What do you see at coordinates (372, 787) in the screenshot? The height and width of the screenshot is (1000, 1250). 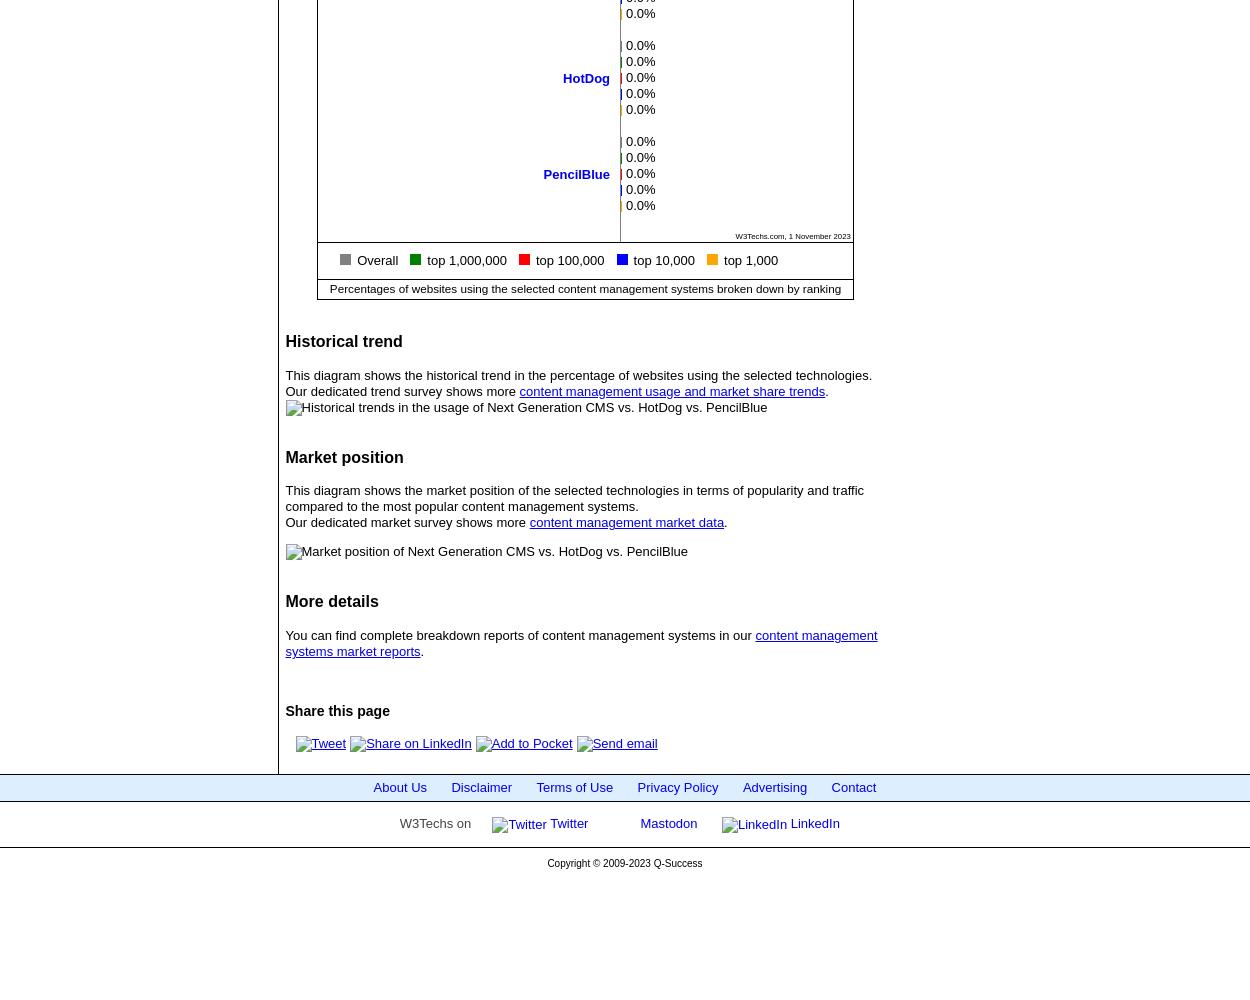 I see `'About Us'` at bounding box center [372, 787].